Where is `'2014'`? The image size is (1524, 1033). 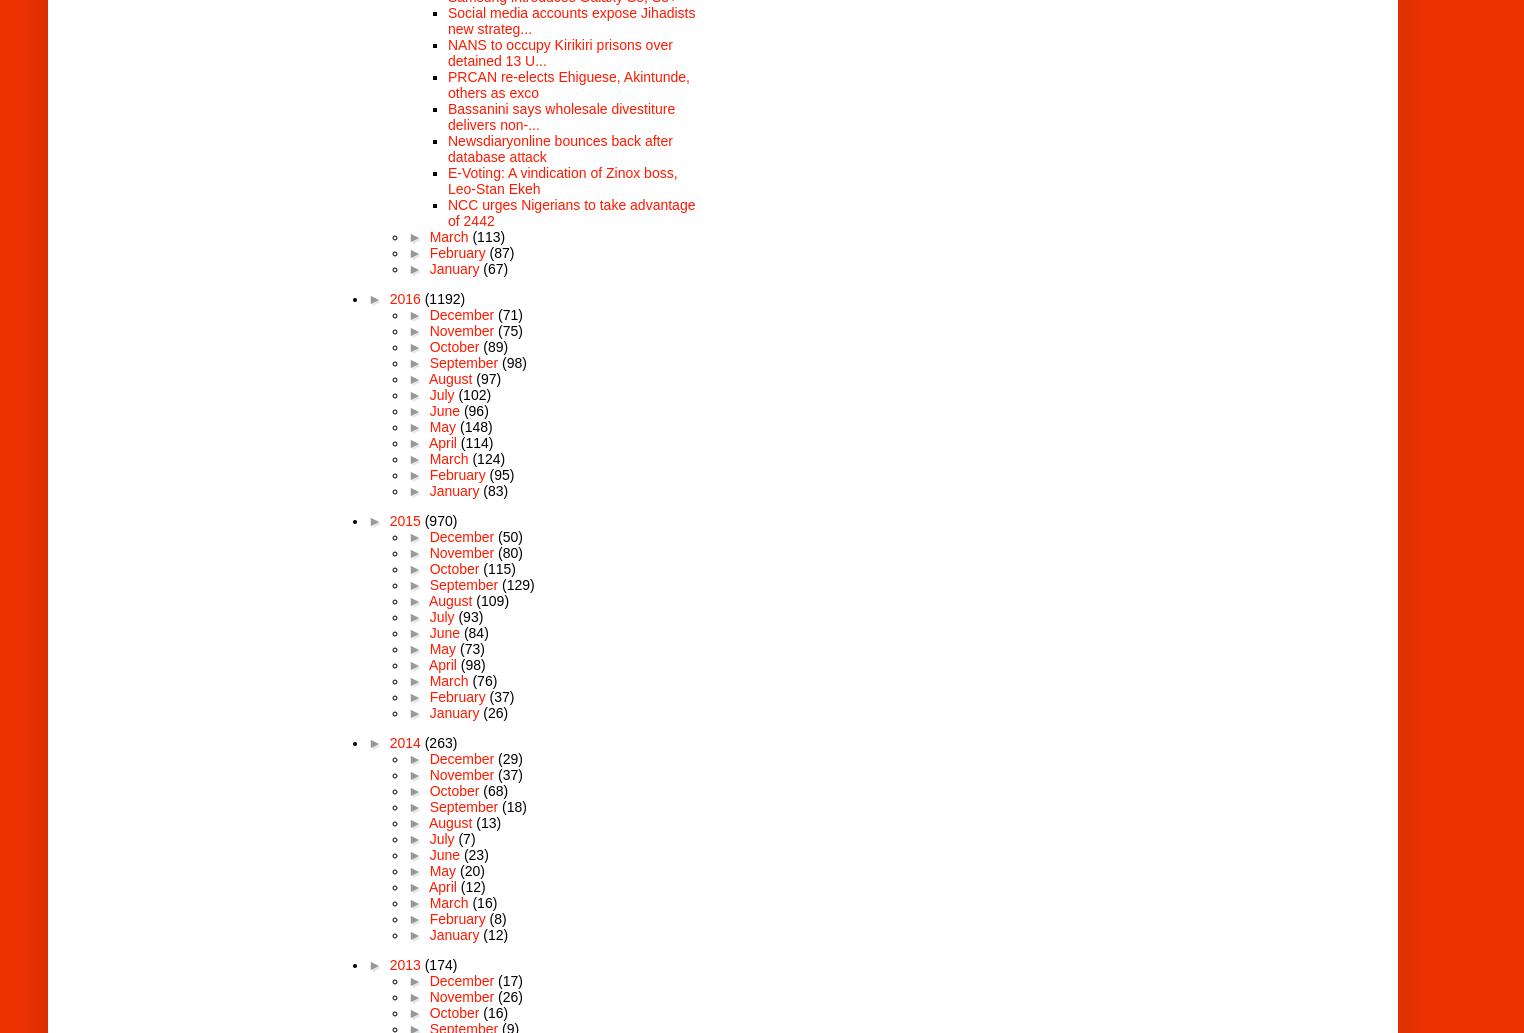
'2014' is located at coordinates (405, 742).